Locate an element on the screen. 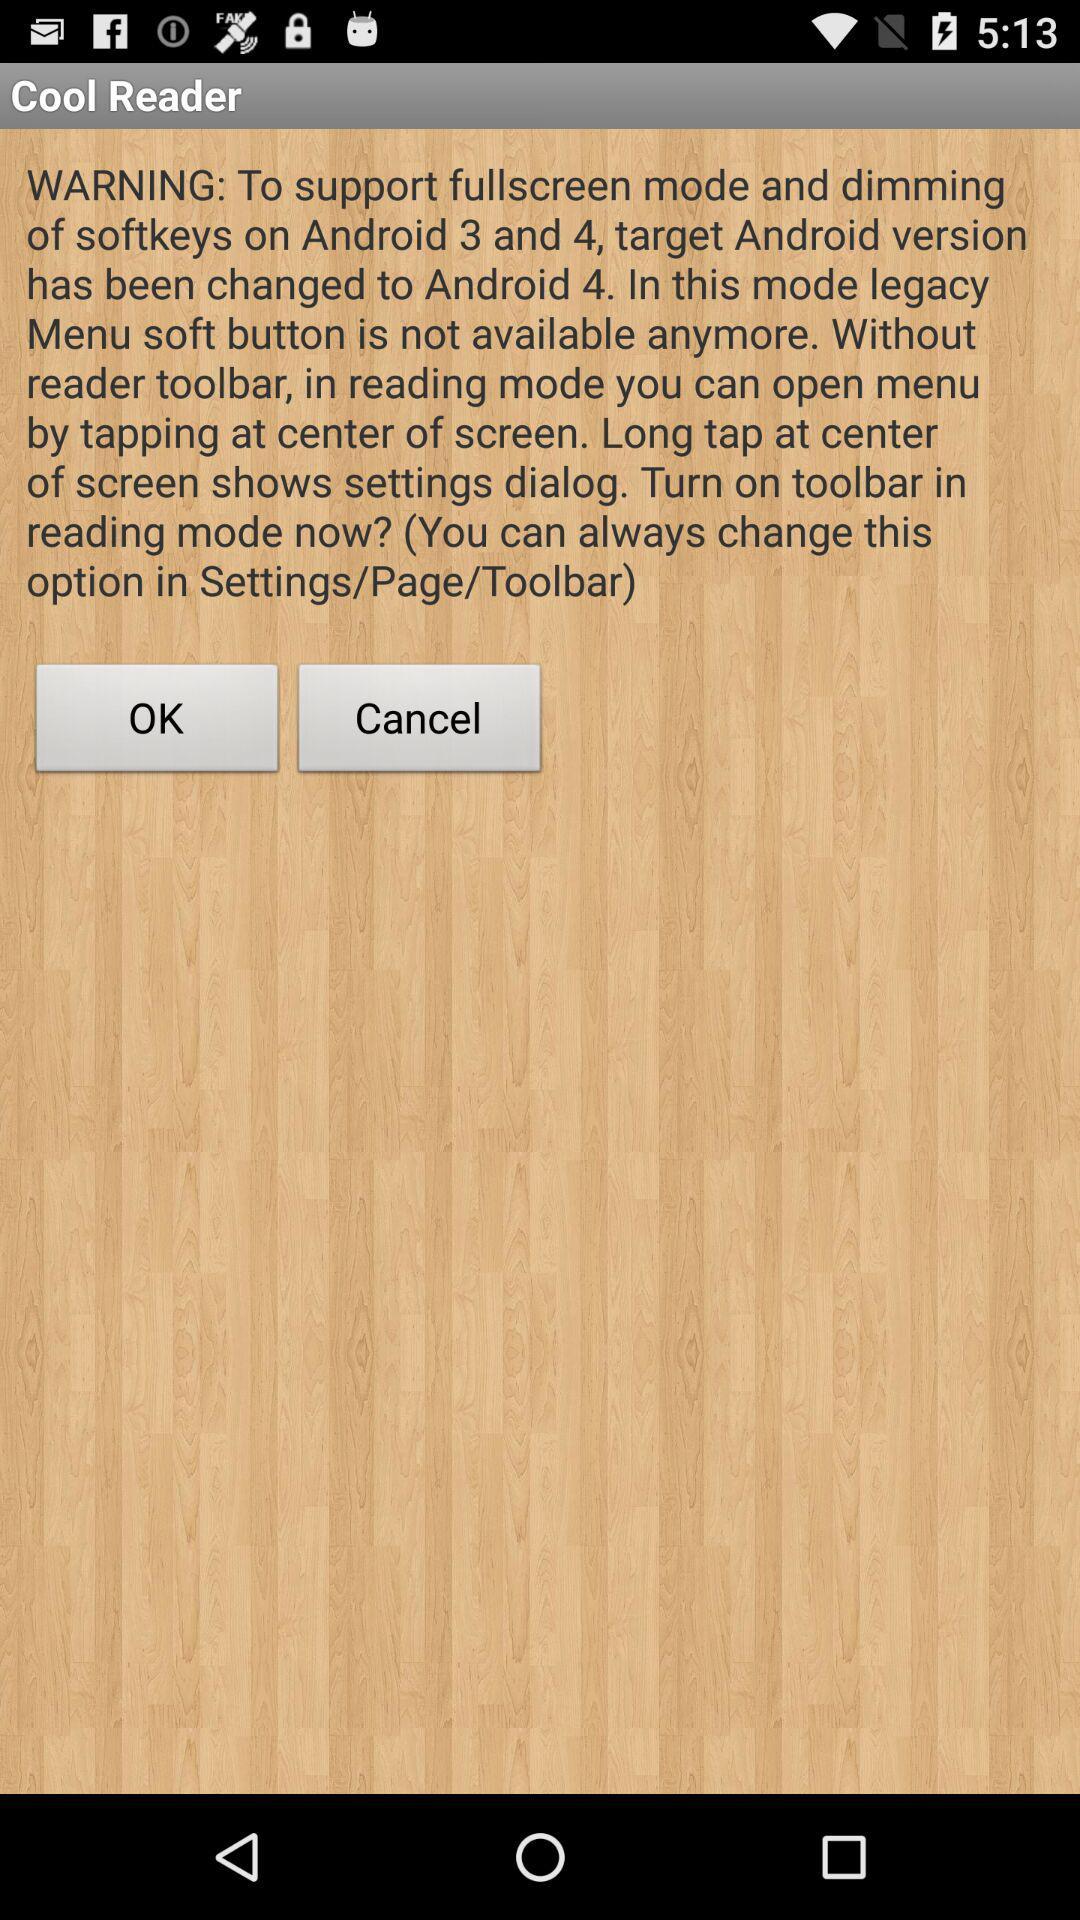 Image resolution: width=1080 pixels, height=1920 pixels. the cancel icon is located at coordinates (419, 722).